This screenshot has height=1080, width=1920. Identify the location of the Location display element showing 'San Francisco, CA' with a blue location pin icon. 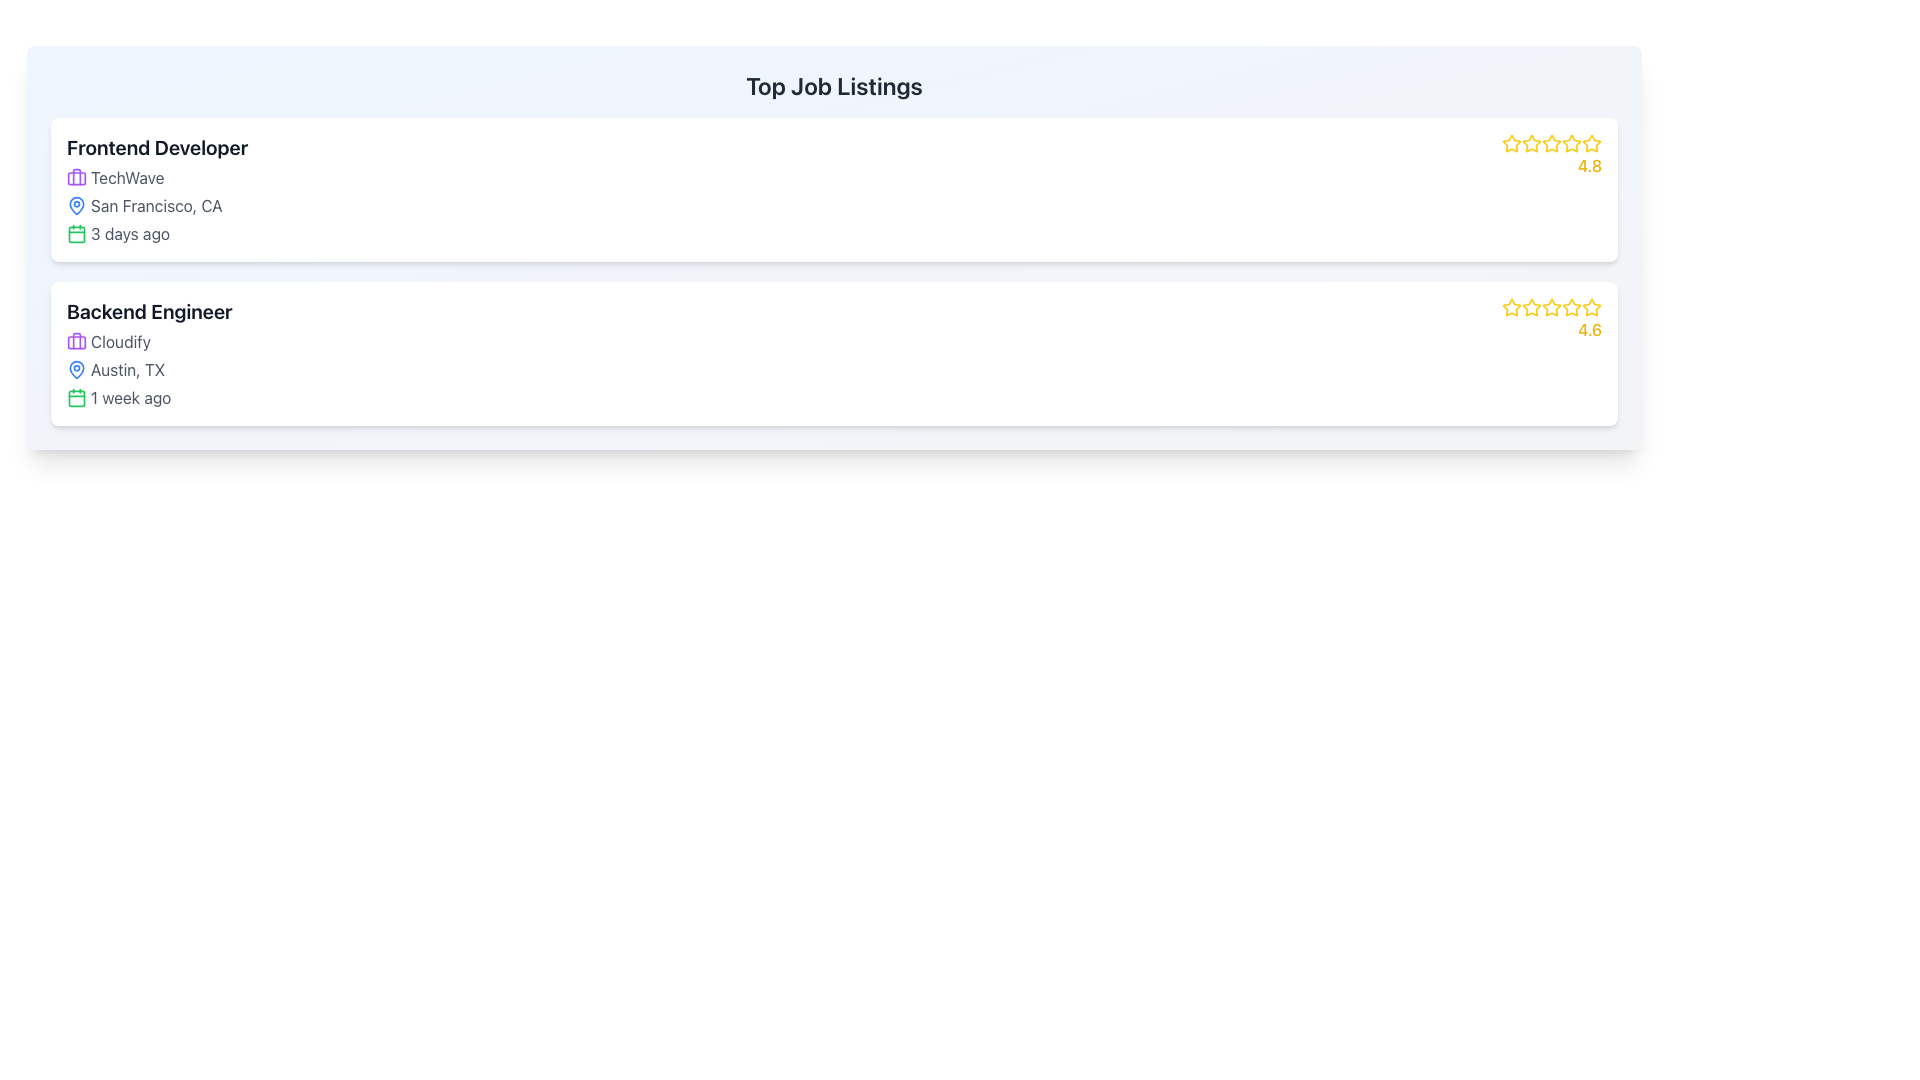
(156, 205).